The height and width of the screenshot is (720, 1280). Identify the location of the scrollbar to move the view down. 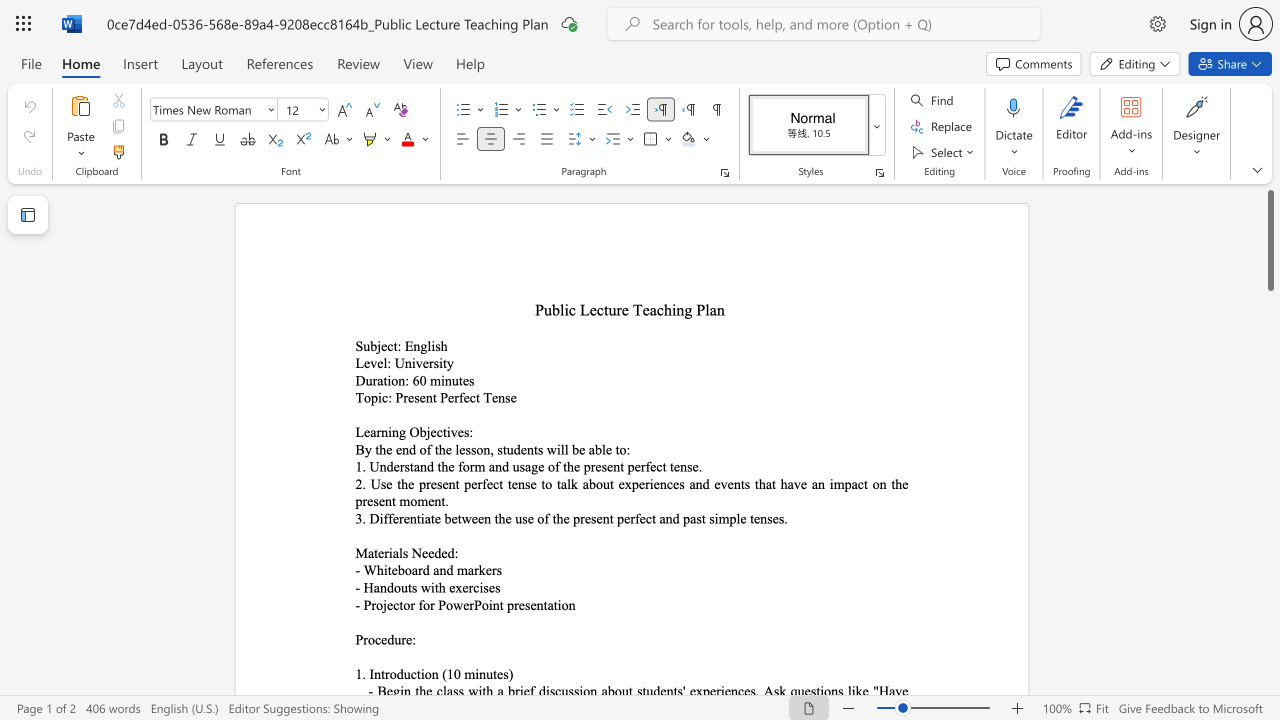
(1269, 588).